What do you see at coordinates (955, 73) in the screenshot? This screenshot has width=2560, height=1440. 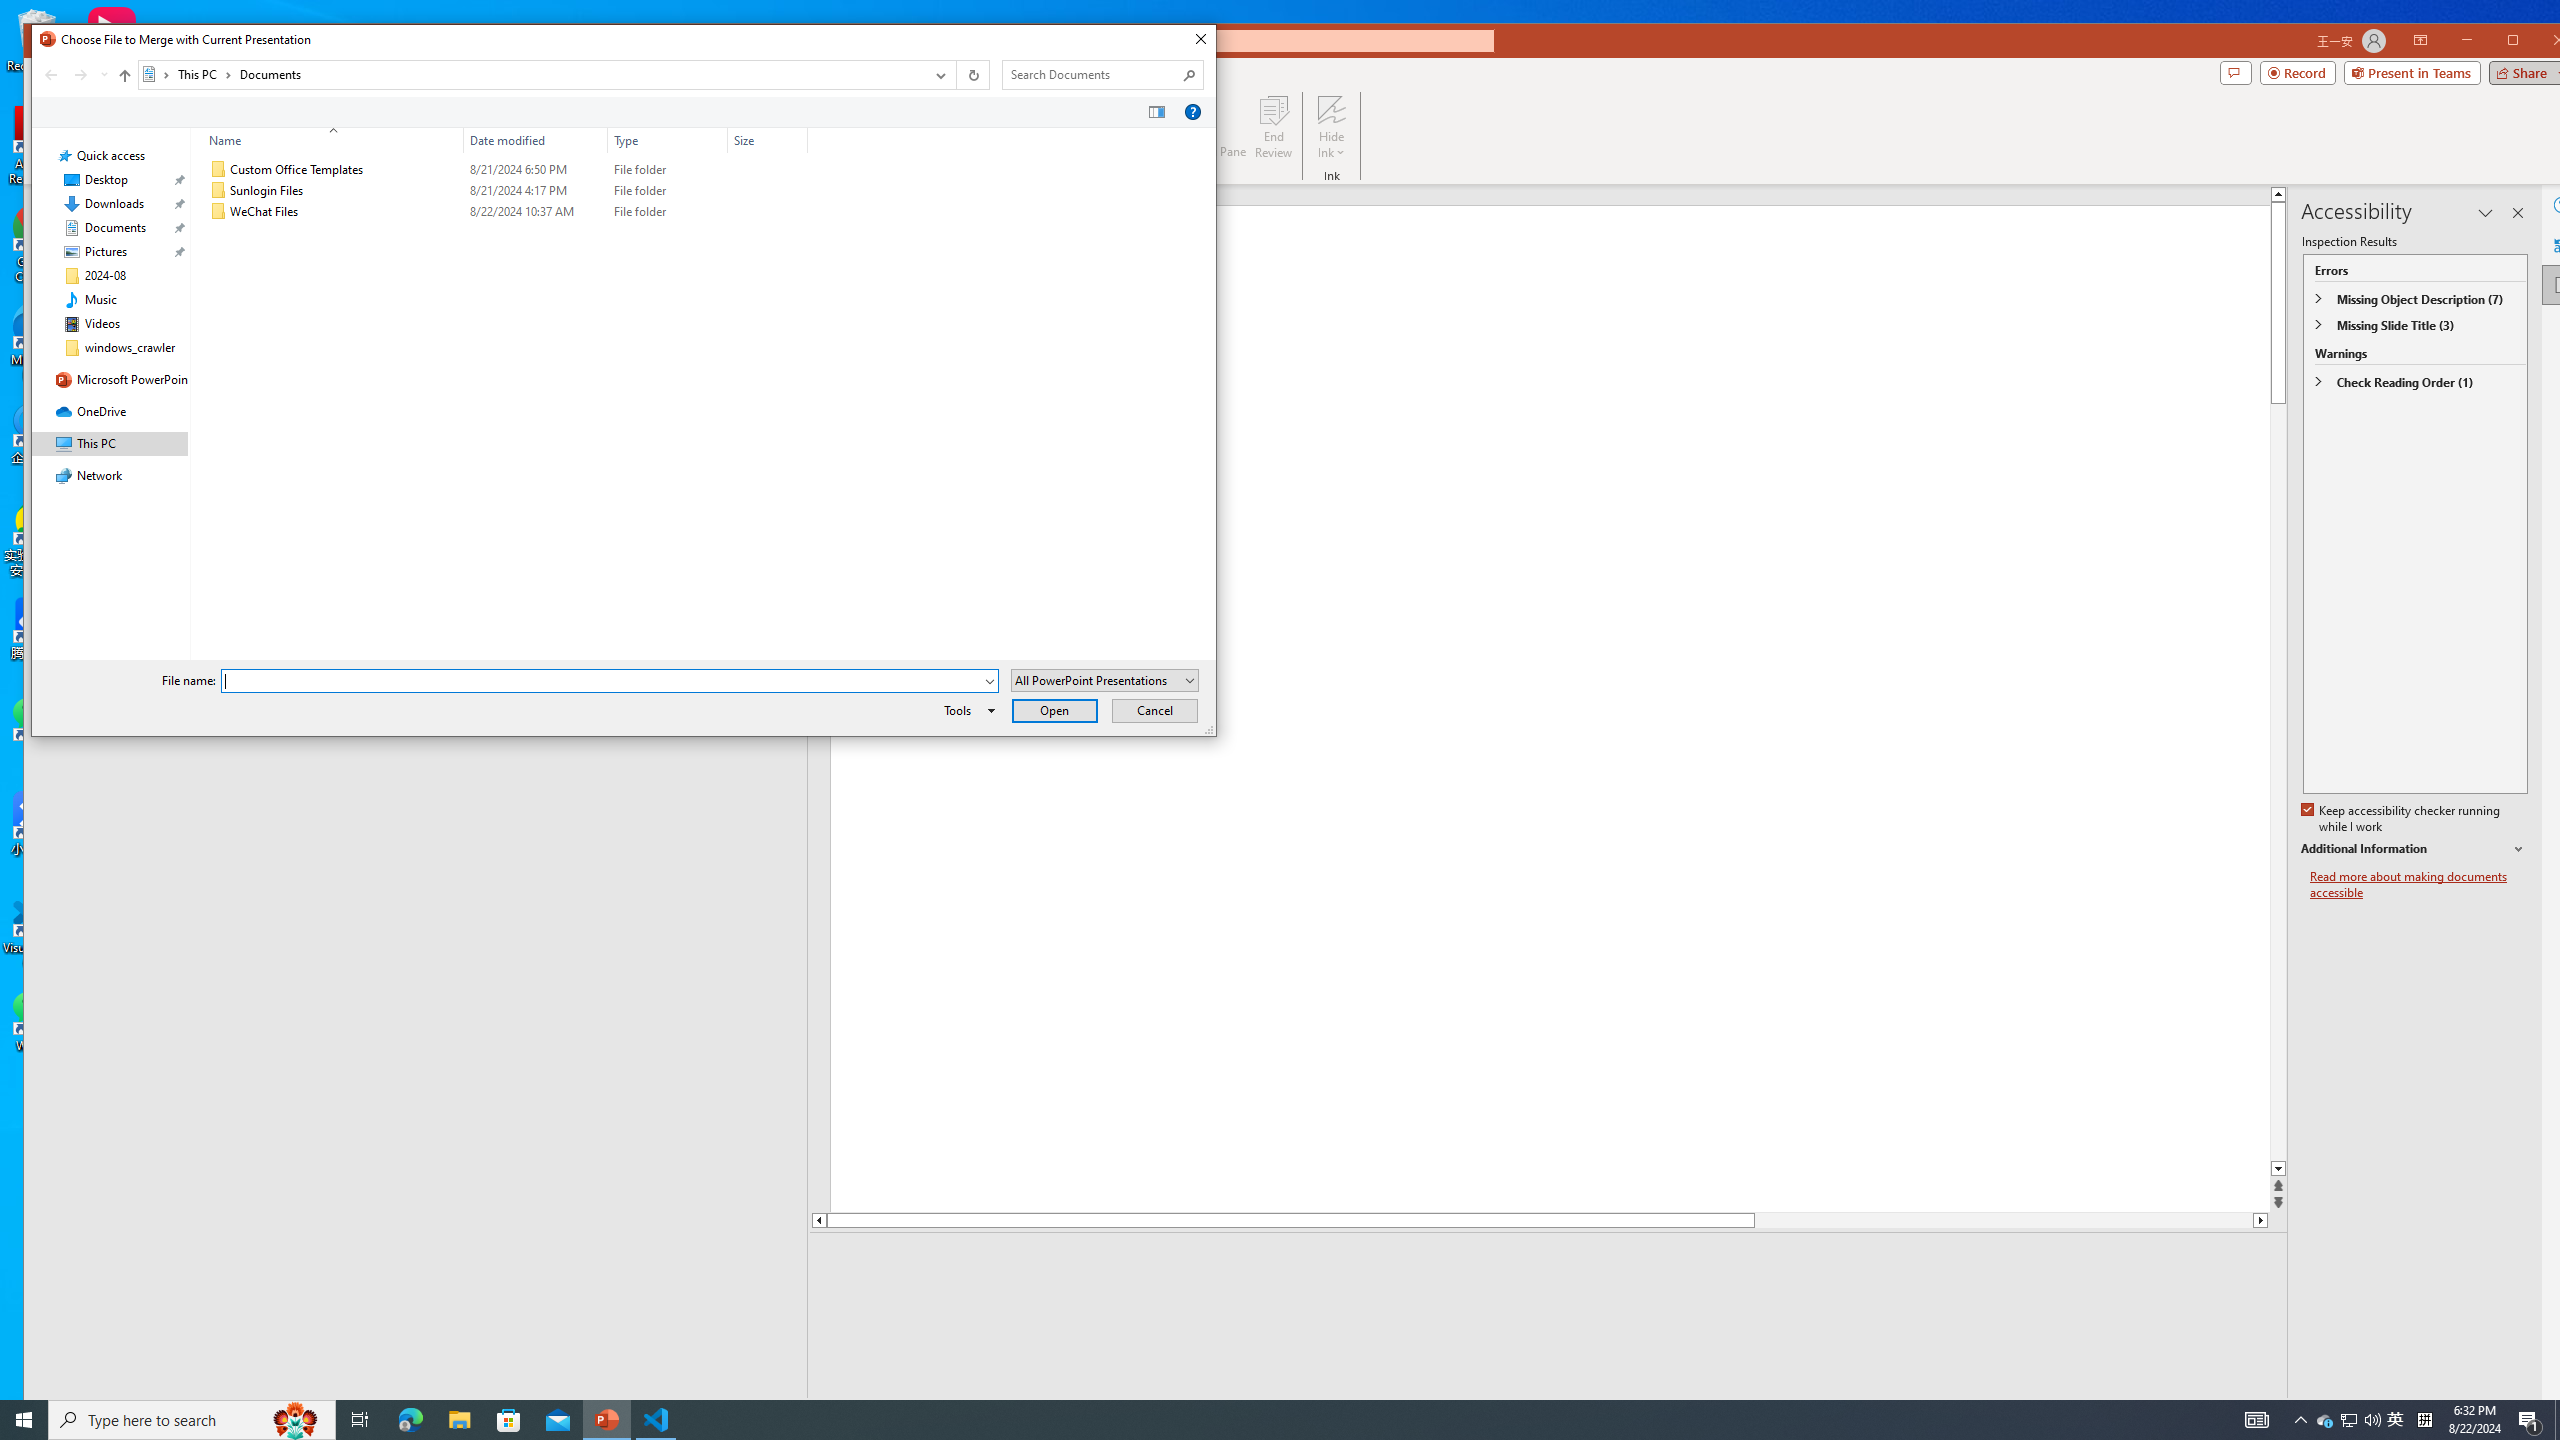 I see `'Address band toolbar'` at bounding box center [955, 73].